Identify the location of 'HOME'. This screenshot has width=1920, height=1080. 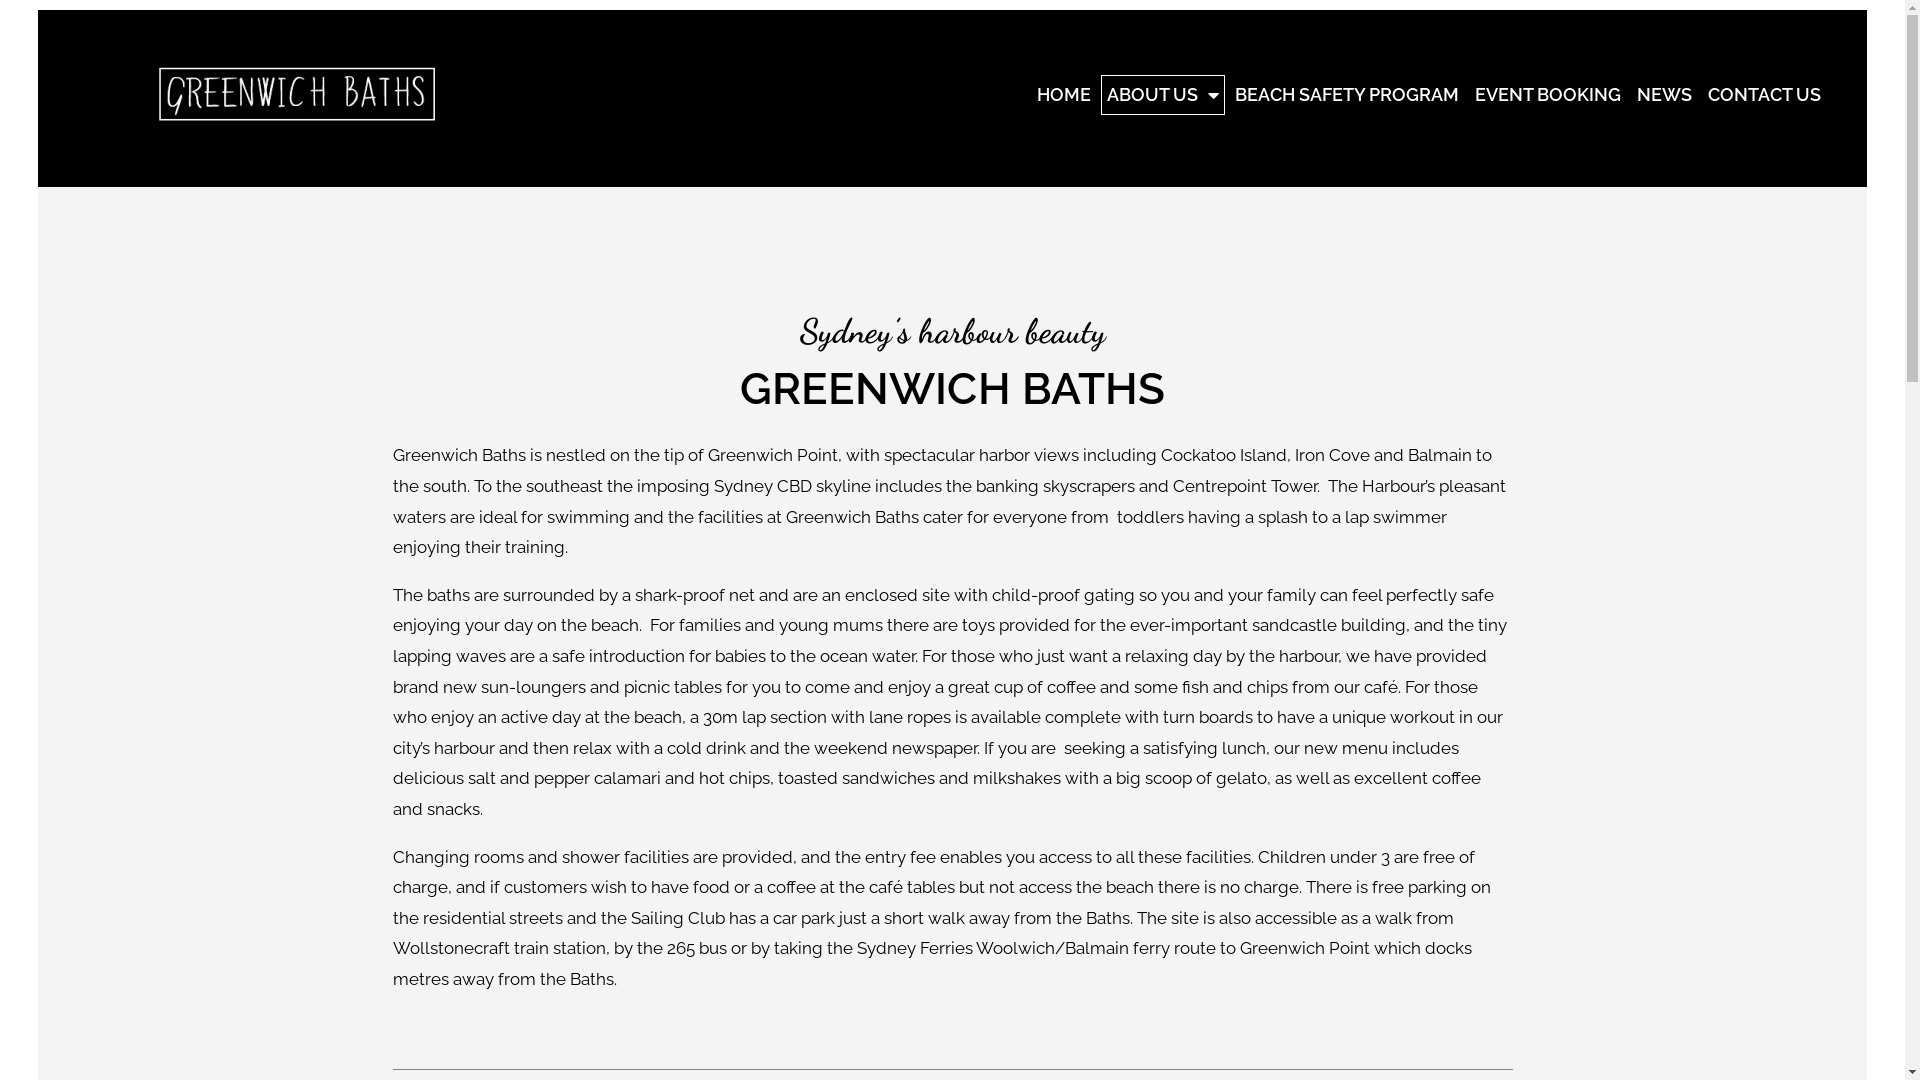
(1063, 95).